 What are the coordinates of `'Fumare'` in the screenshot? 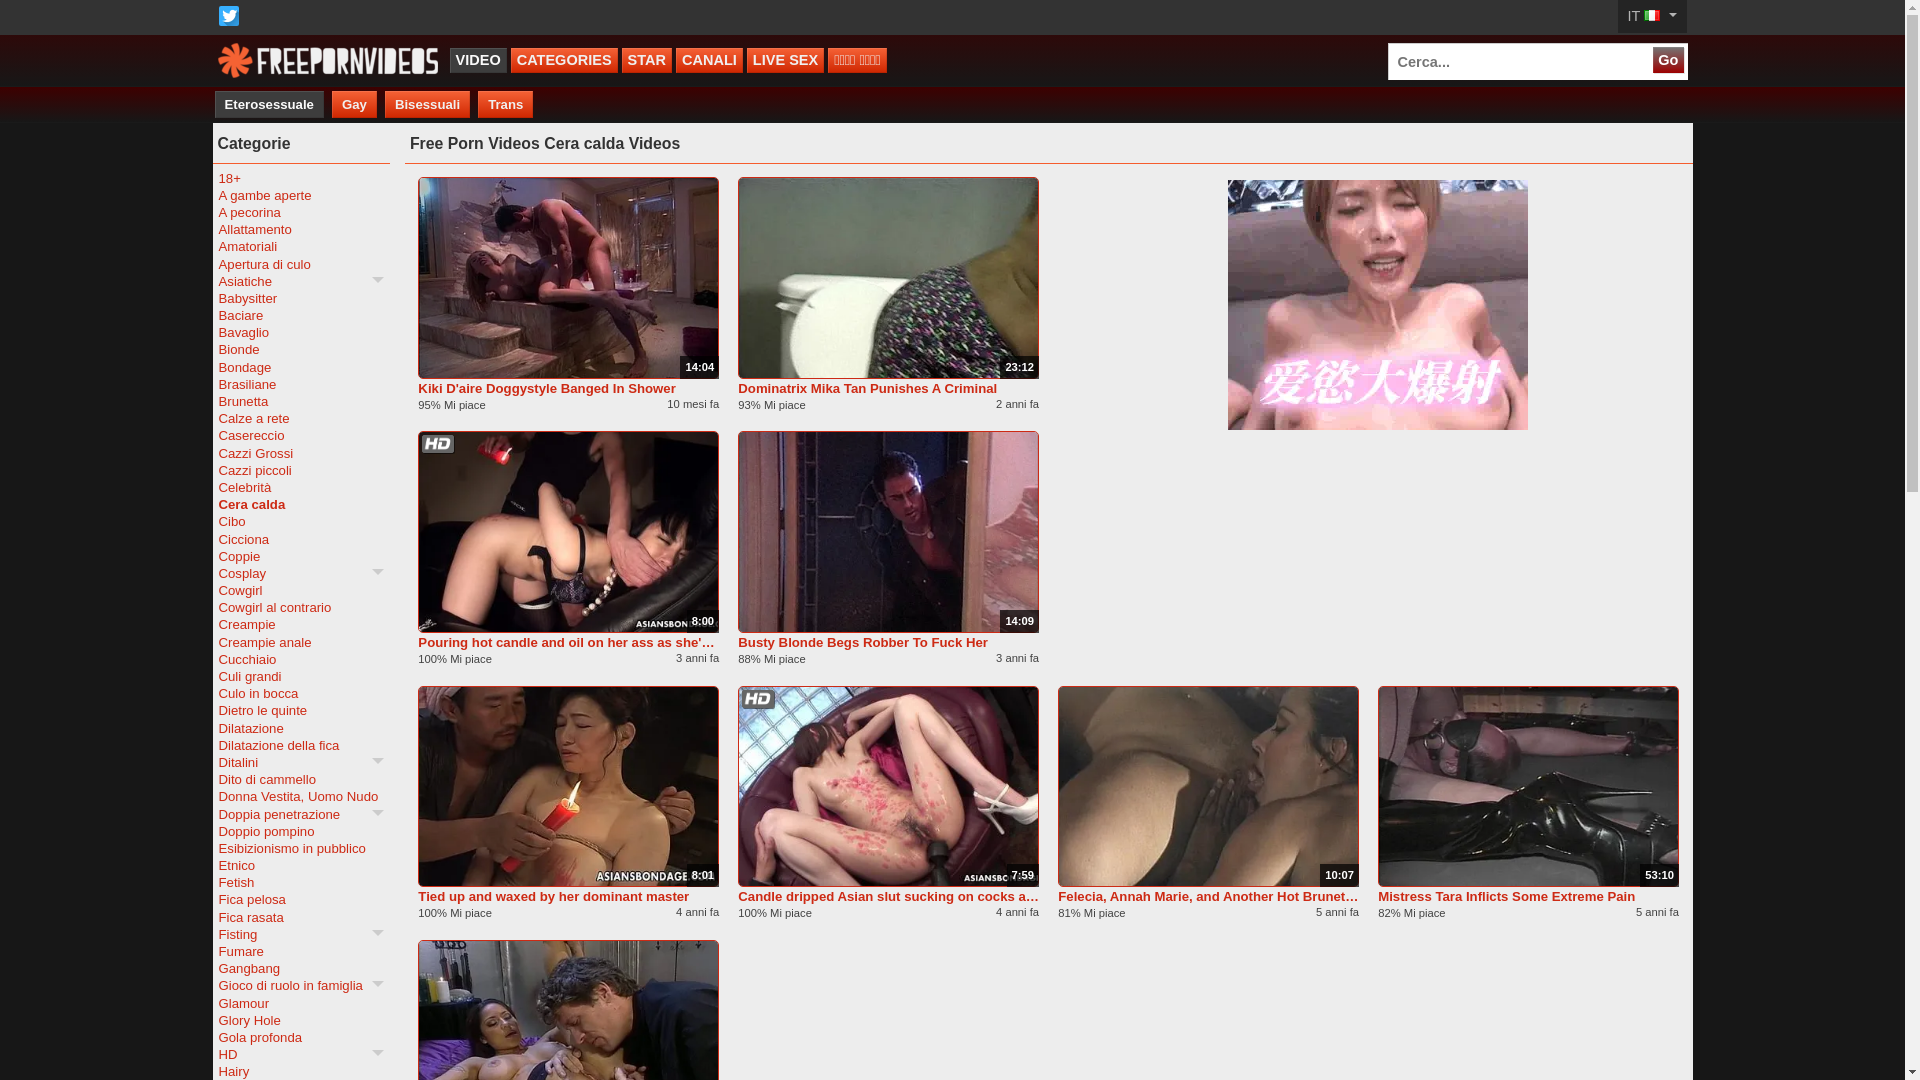 It's located at (300, 950).